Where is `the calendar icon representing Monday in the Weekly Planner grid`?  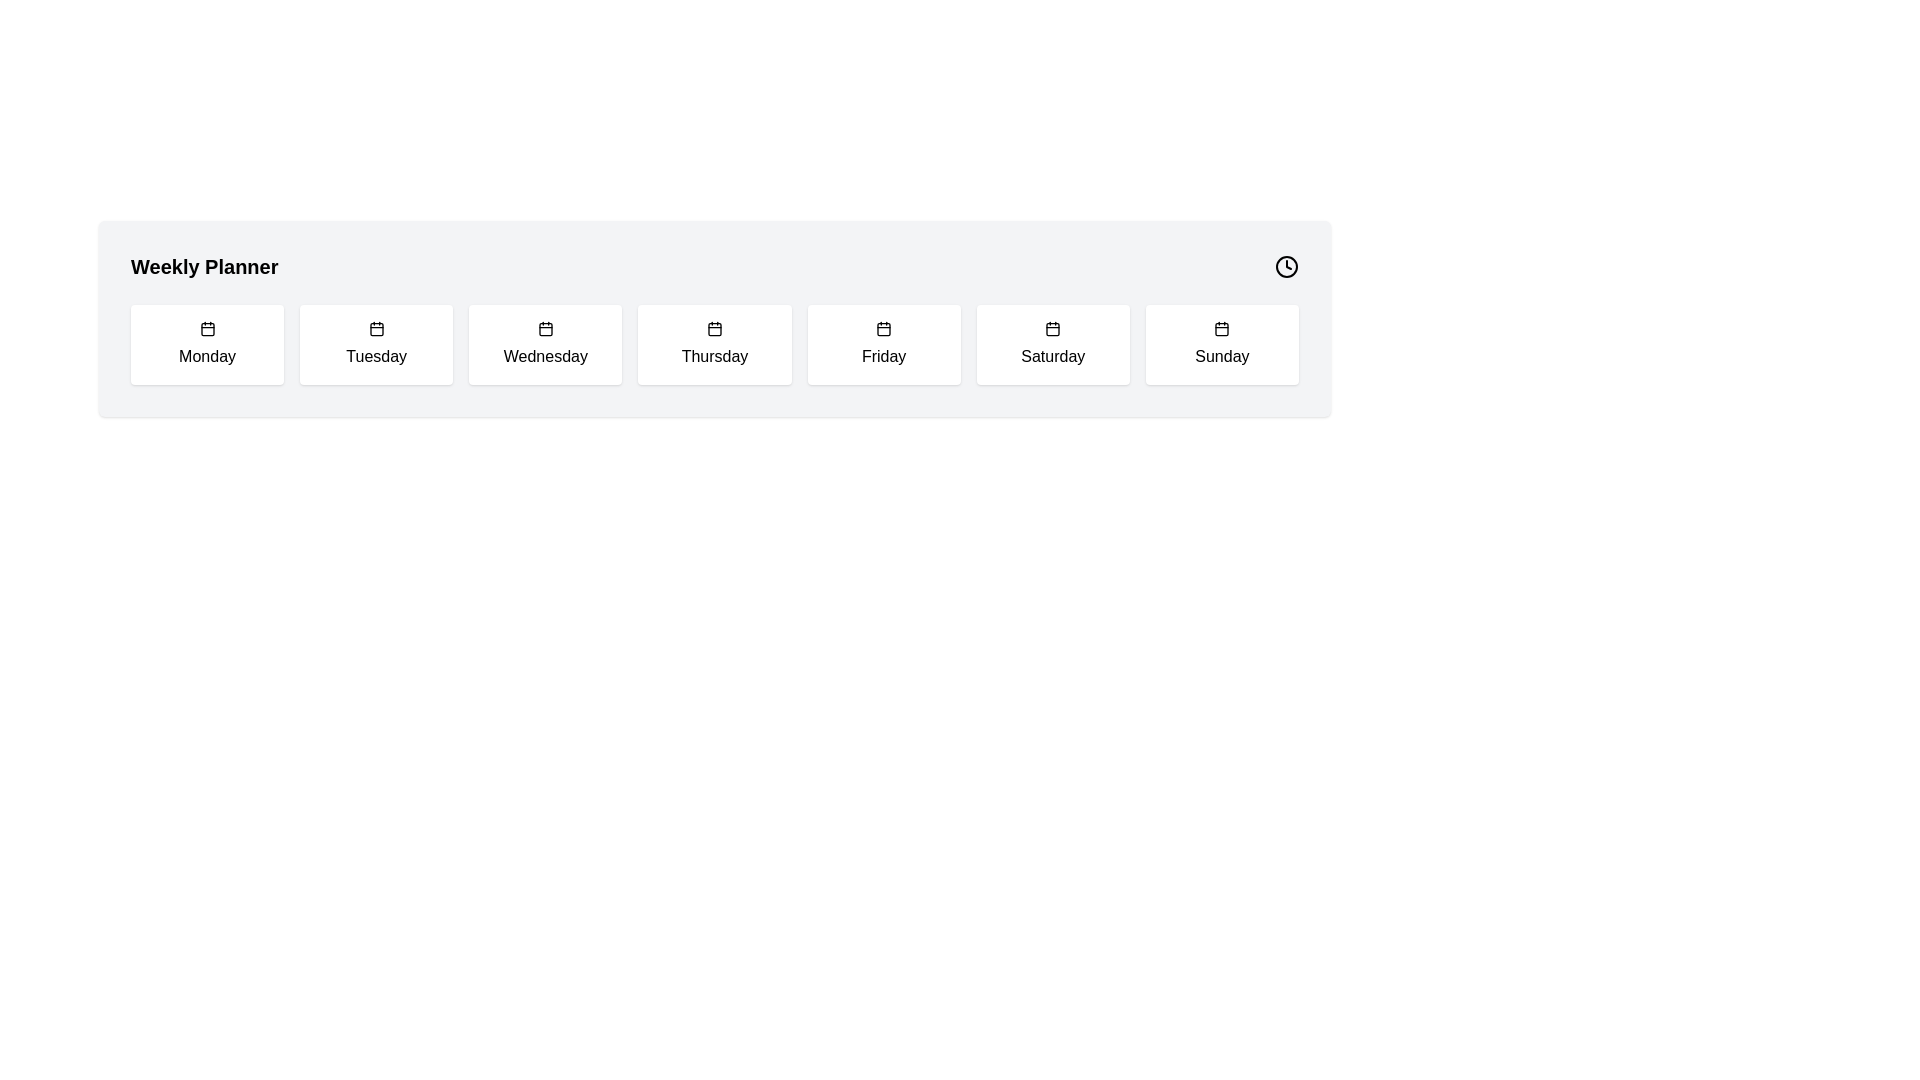
the calendar icon representing Monday in the Weekly Planner grid is located at coordinates (207, 327).